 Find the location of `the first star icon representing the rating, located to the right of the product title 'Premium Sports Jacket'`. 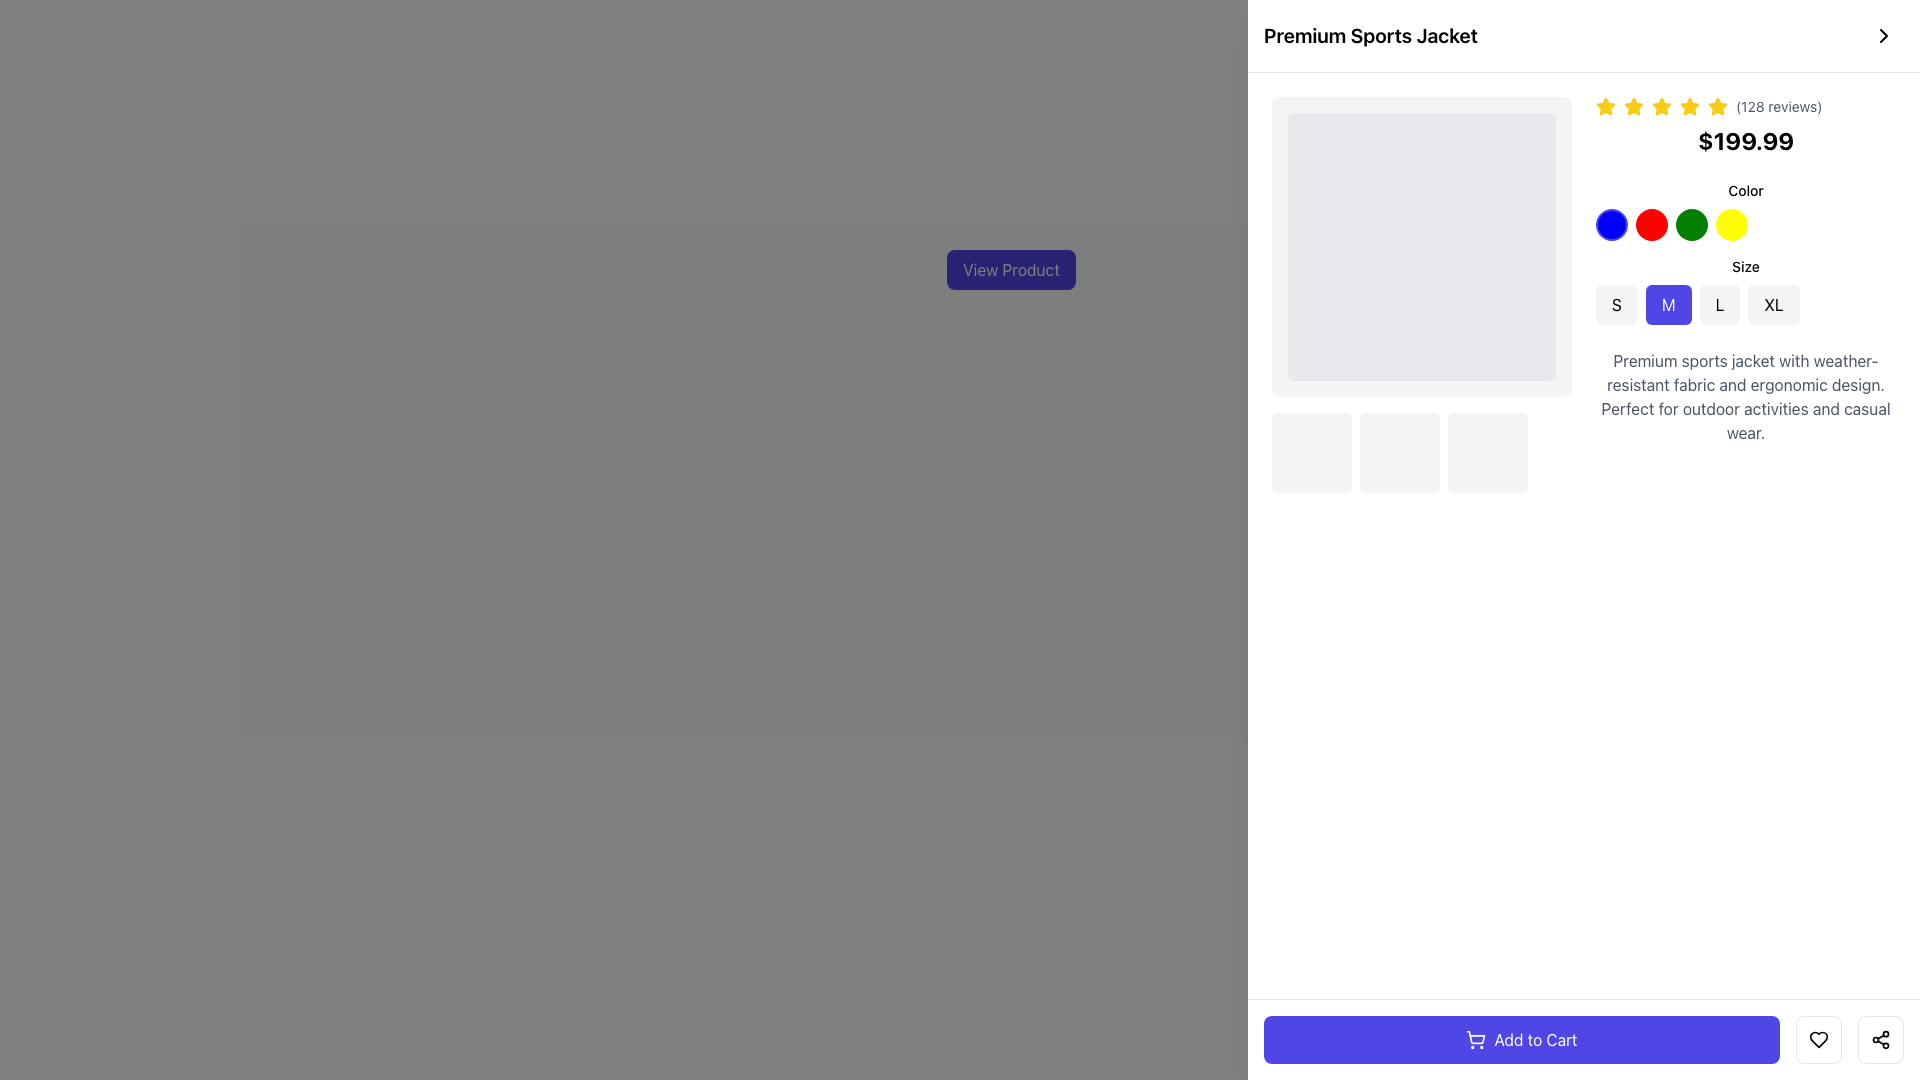

the first star icon representing the rating, located to the right of the product title 'Premium Sports Jacket' is located at coordinates (1606, 107).